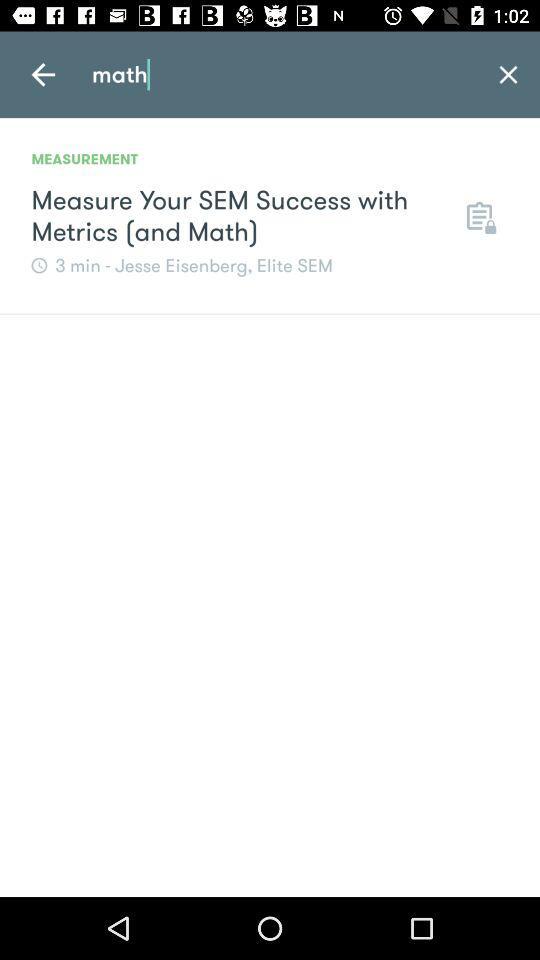 The image size is (540, 960). I want to click on icon next to measure your sem icon, so click(478, 216).